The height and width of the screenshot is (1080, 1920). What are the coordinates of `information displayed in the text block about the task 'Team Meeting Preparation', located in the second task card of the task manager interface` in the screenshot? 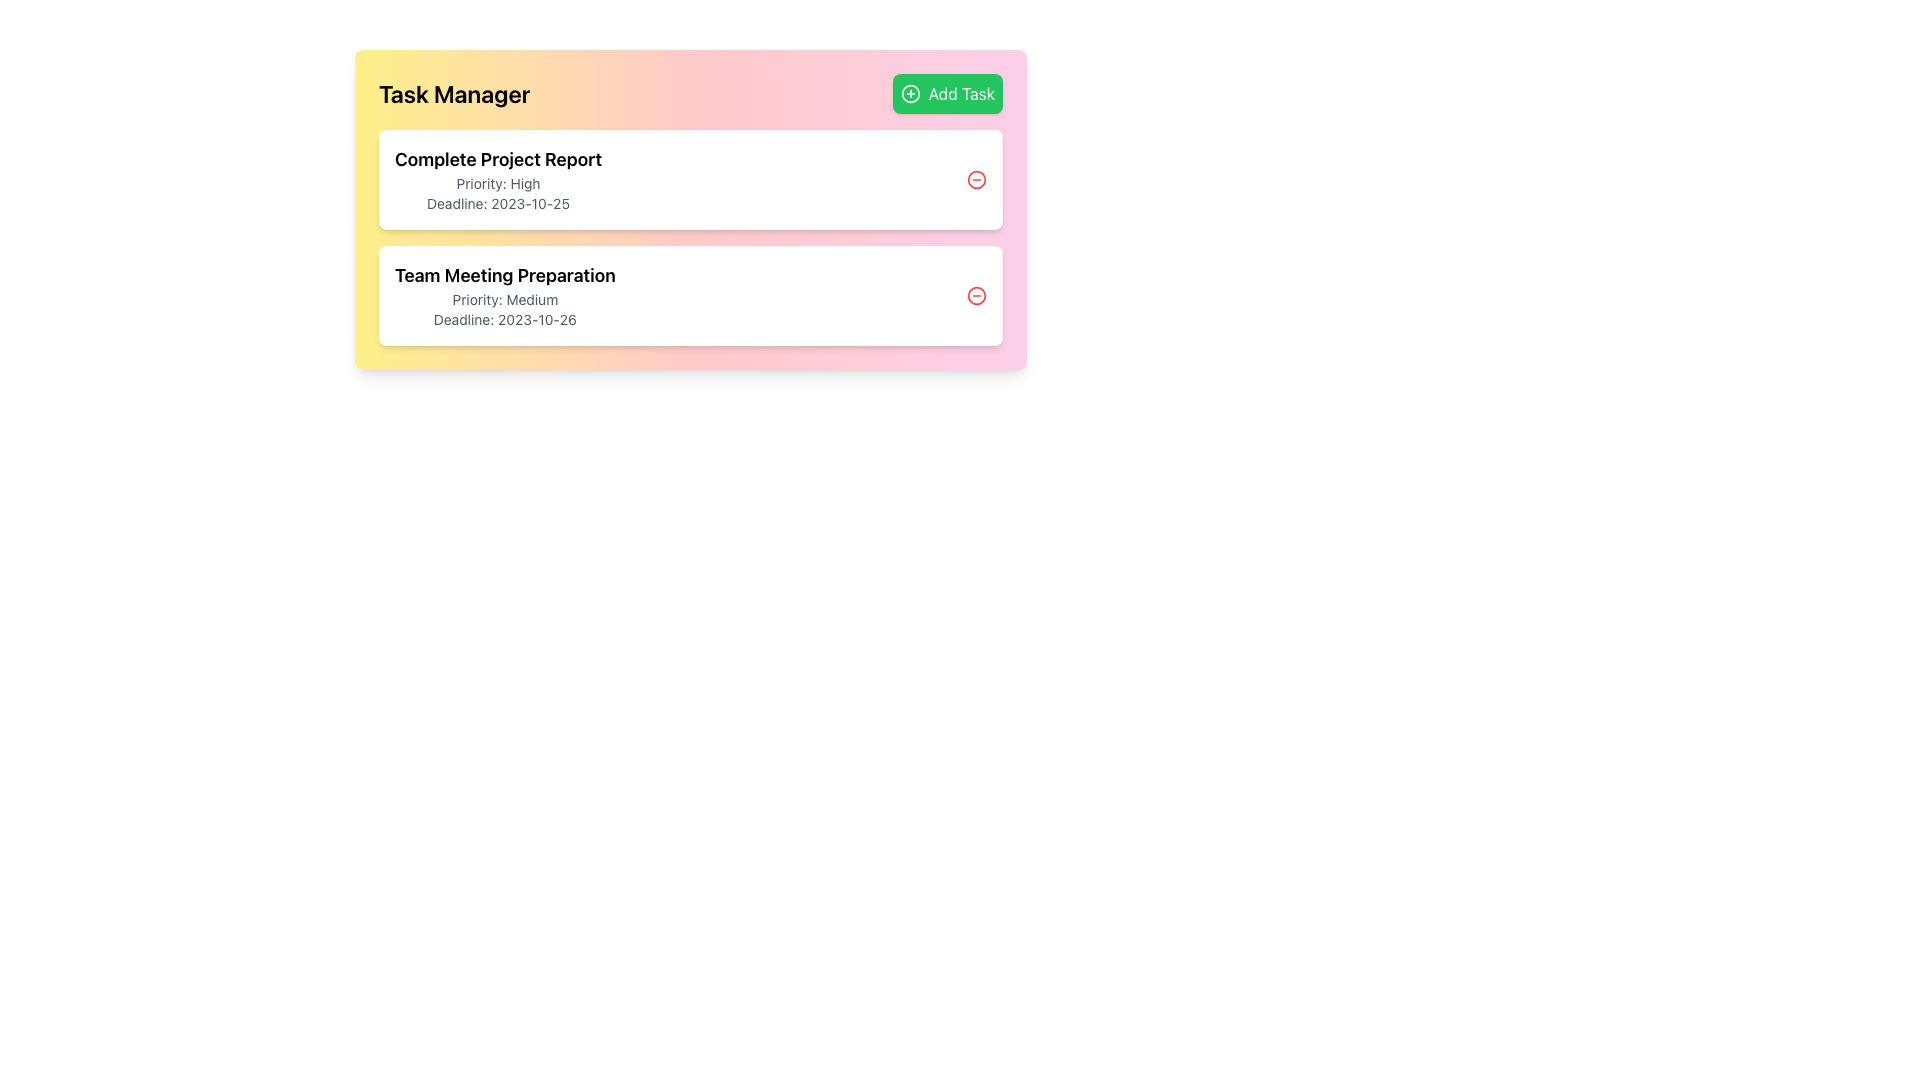 It's located at (505, 296).